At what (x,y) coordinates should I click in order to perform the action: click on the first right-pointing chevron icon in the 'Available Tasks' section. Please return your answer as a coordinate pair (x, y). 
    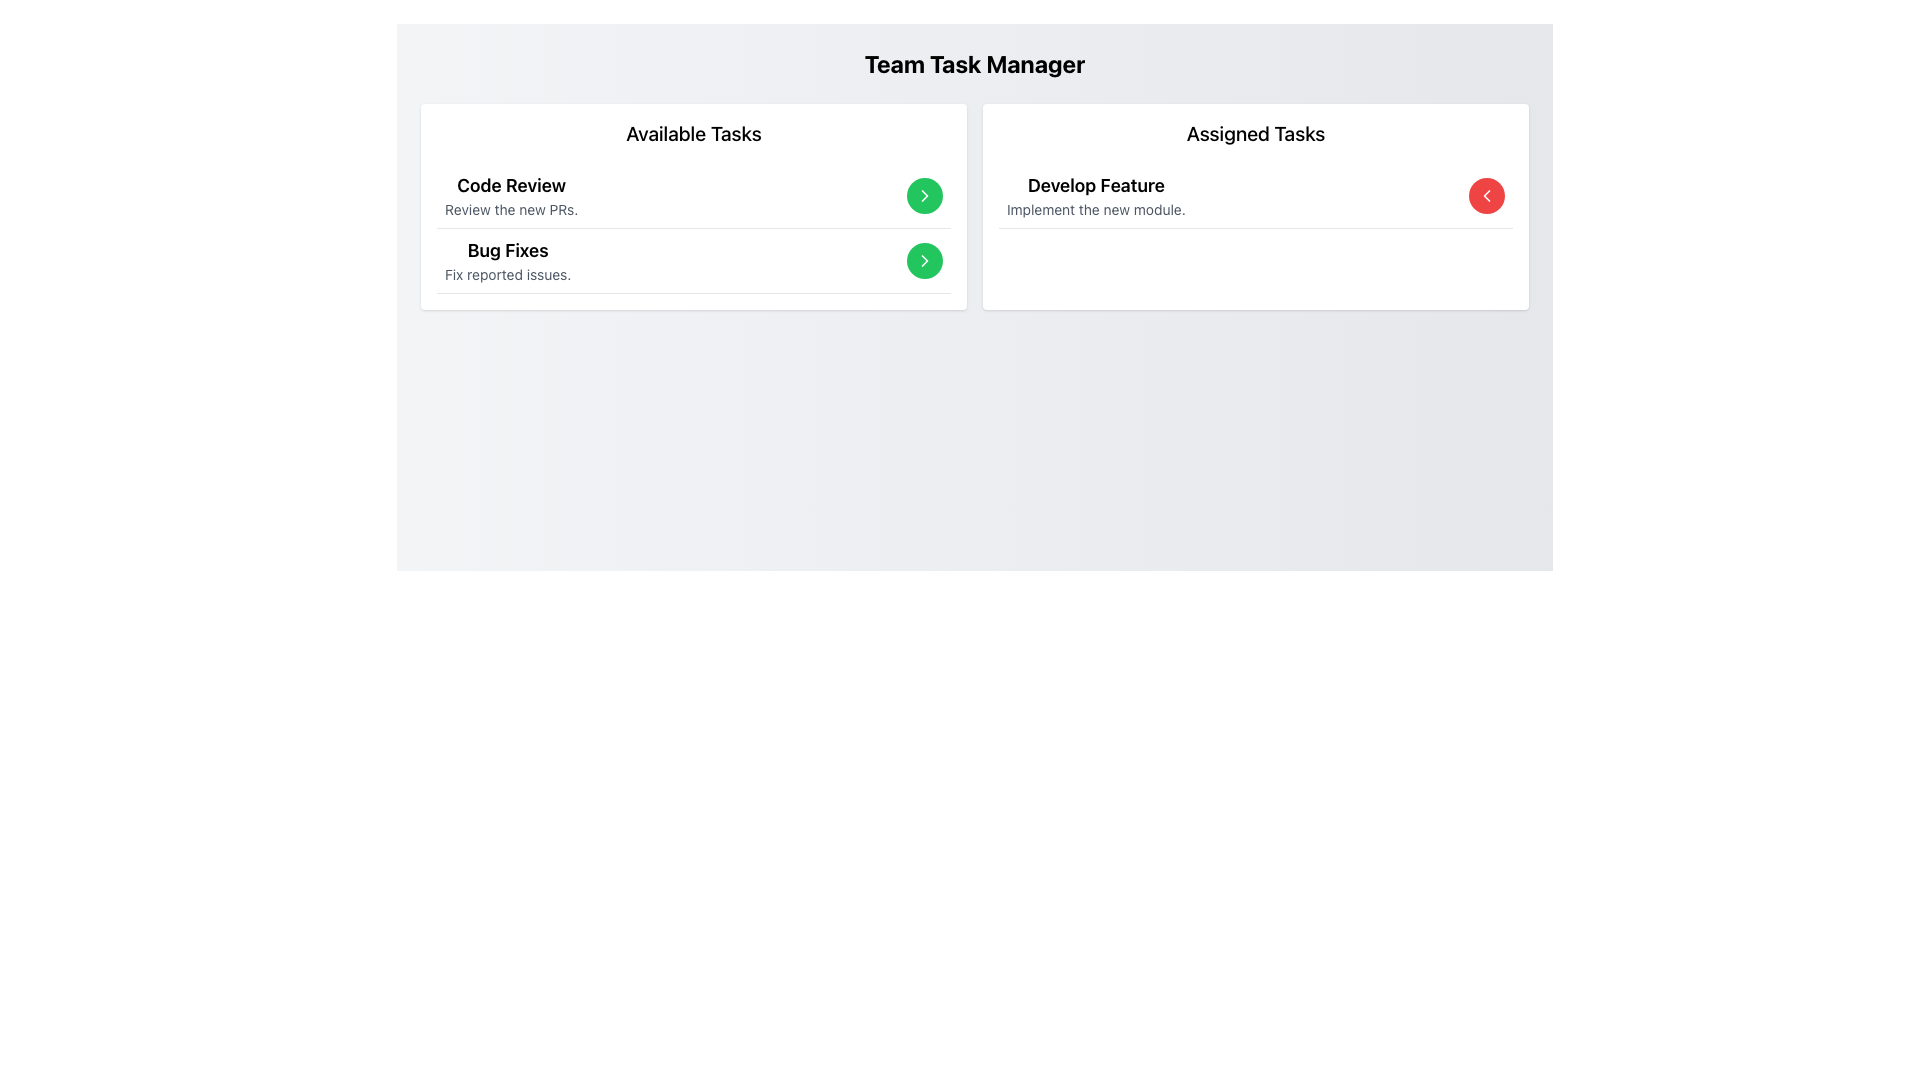
    Looking at the image, I should click on (924, 196).